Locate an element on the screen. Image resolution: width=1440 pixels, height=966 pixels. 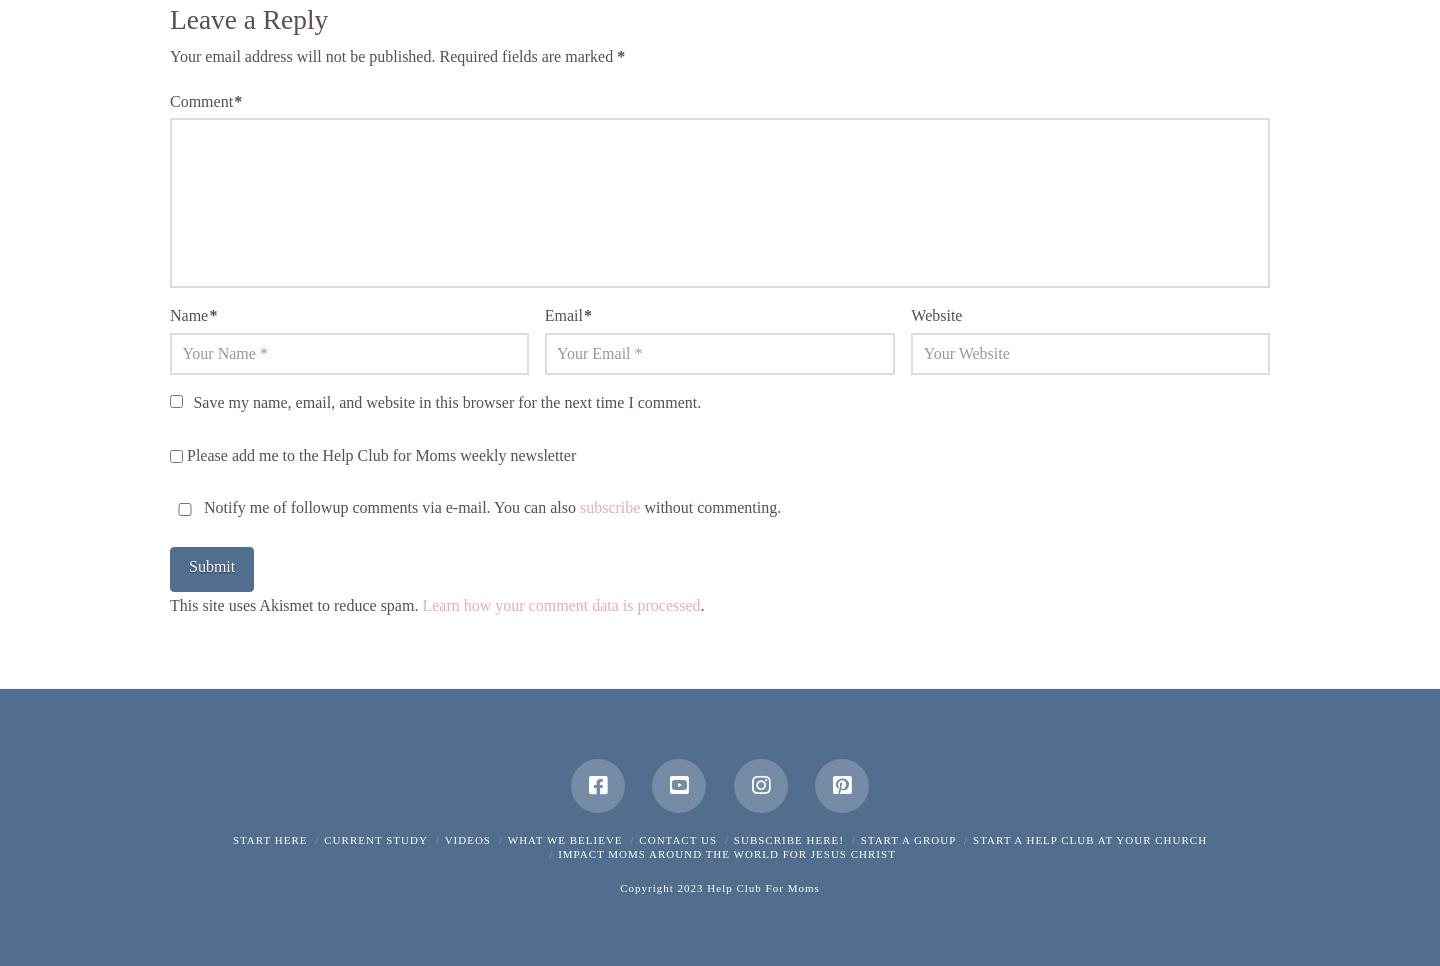
'Start Here' is located at coordinates (268, 837).